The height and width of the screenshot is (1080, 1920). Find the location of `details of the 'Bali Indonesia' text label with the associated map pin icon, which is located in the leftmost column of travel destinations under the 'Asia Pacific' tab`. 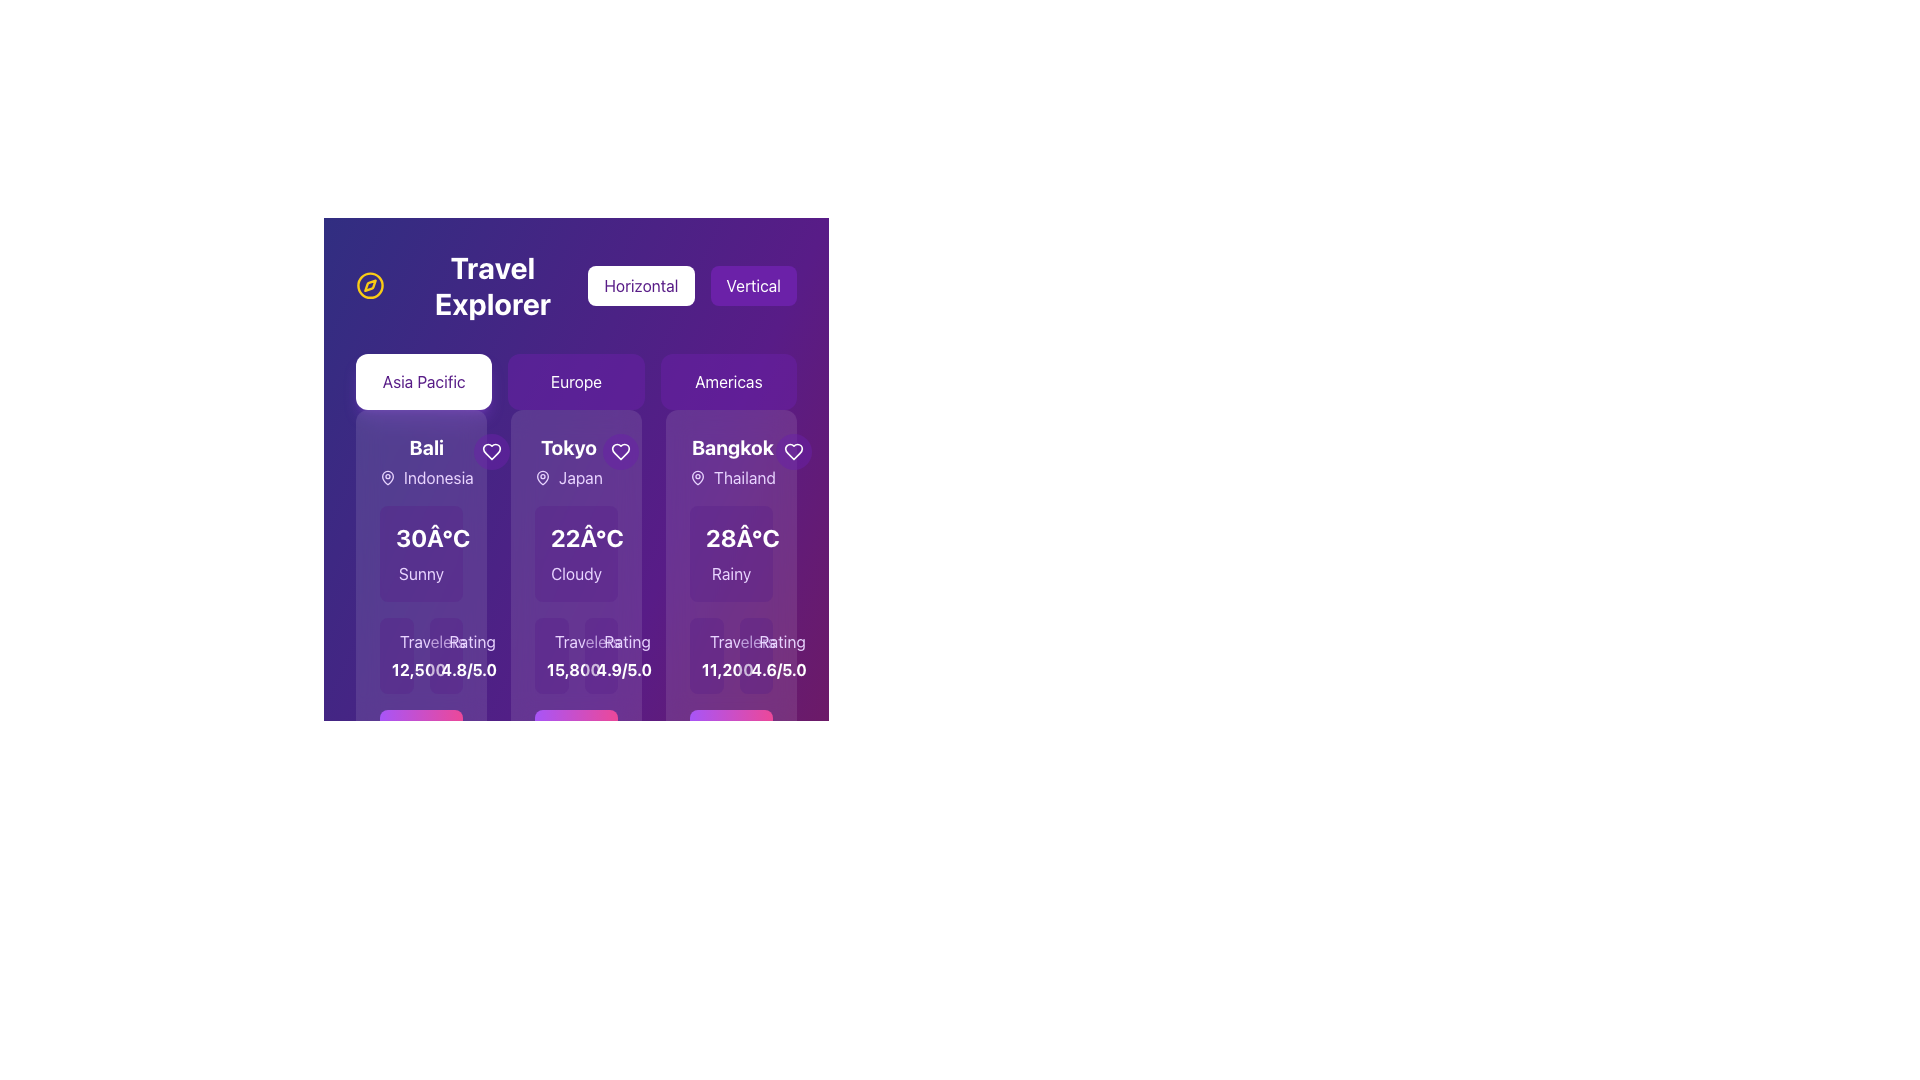

details of the 'Bali Indonesia' text label with the associated map pin icon, which is located in the leftmost column of travel destinations under the 'Asia Pacific' tab is located at coordinates (425, 462).